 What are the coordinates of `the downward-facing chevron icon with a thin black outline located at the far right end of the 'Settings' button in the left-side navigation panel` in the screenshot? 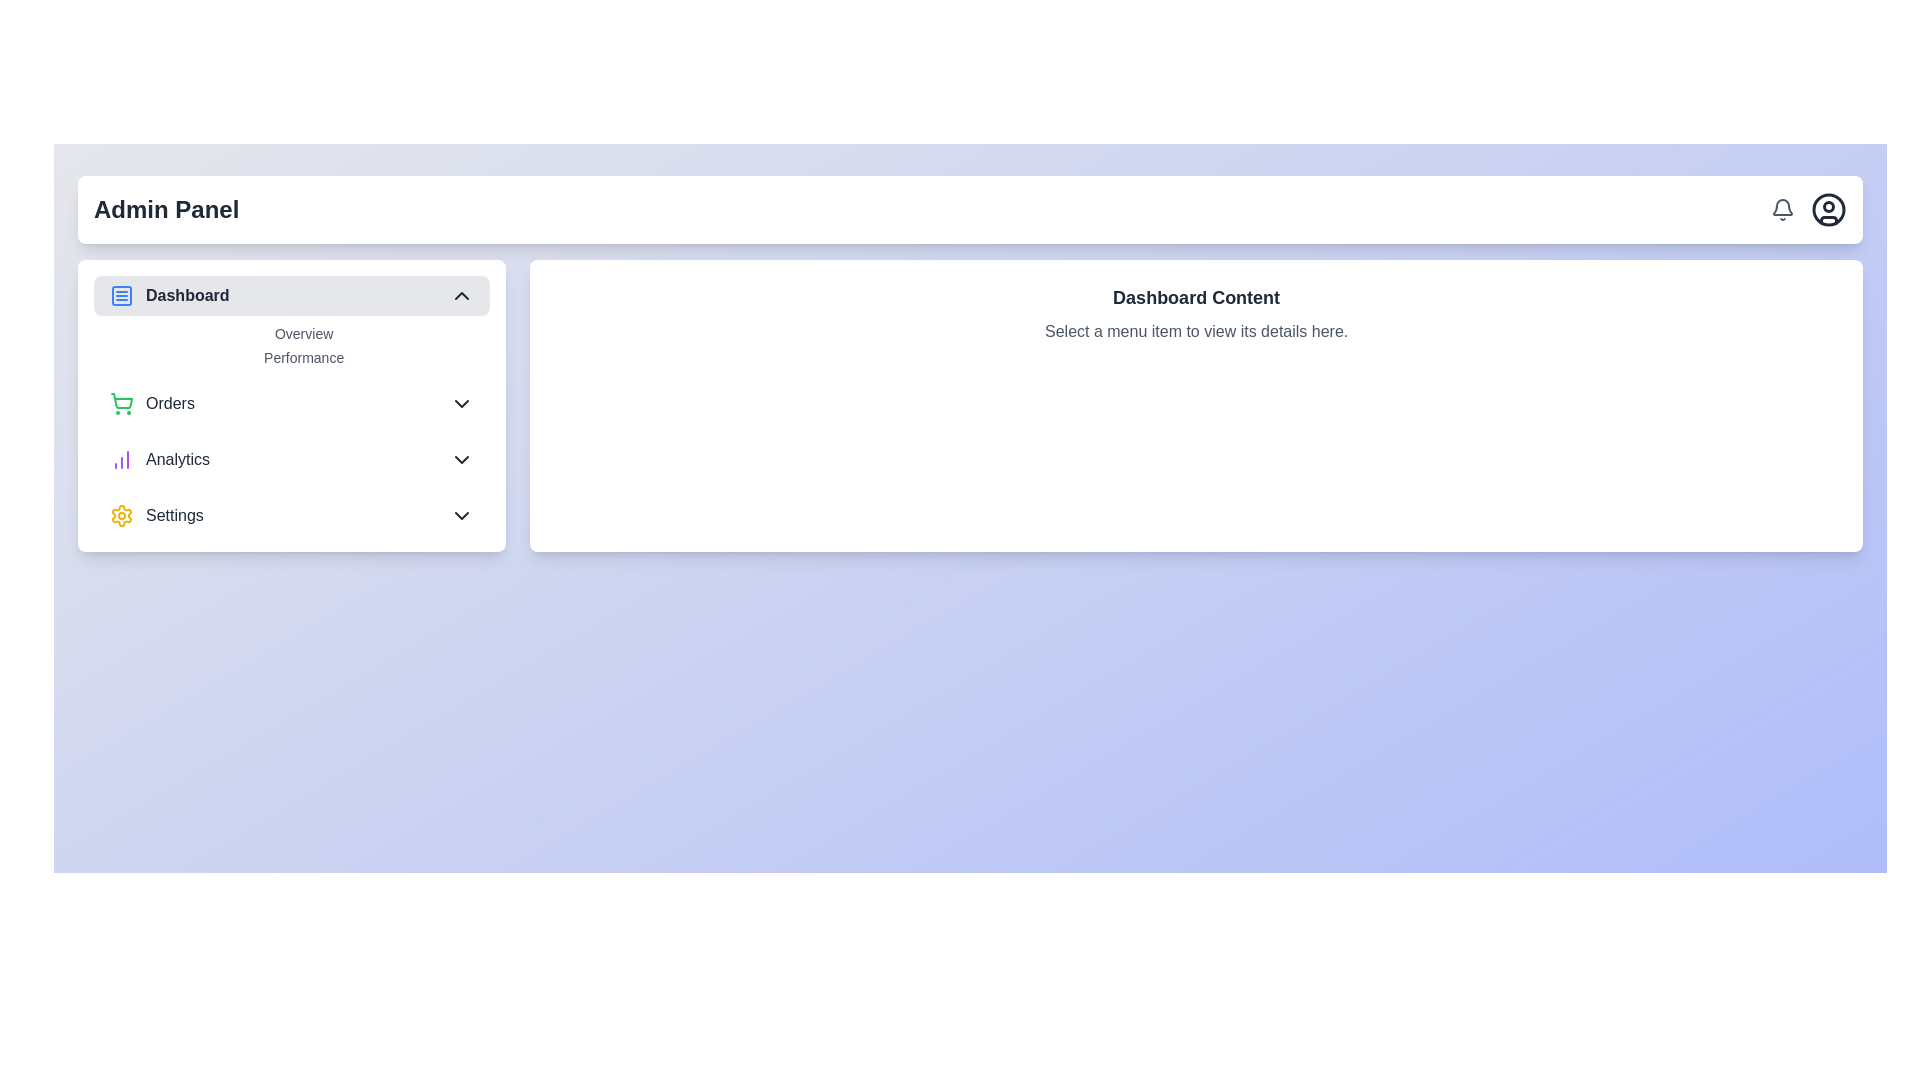 It's located at (461, 515).